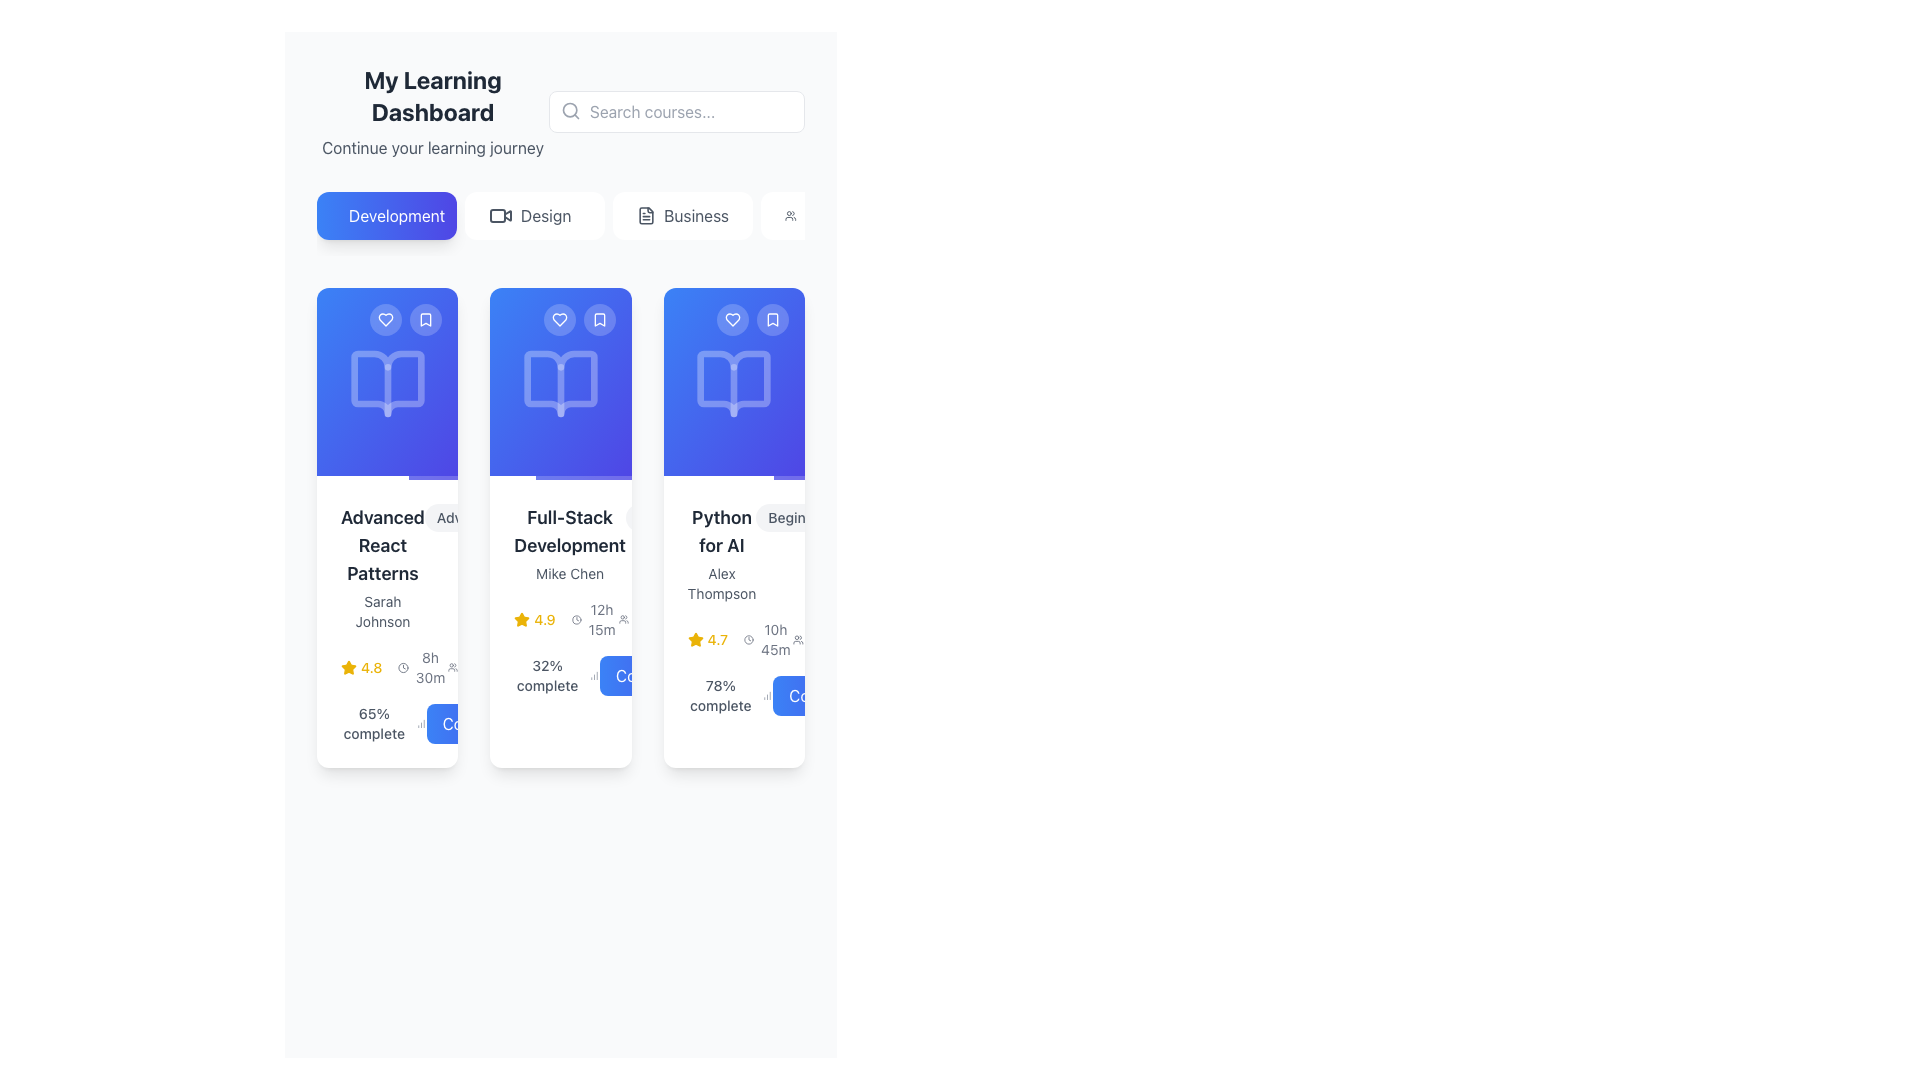  I want to click on the design or meaning of the icon located centrally within the content area of the second card in the series of three cards, so click(560, 384).